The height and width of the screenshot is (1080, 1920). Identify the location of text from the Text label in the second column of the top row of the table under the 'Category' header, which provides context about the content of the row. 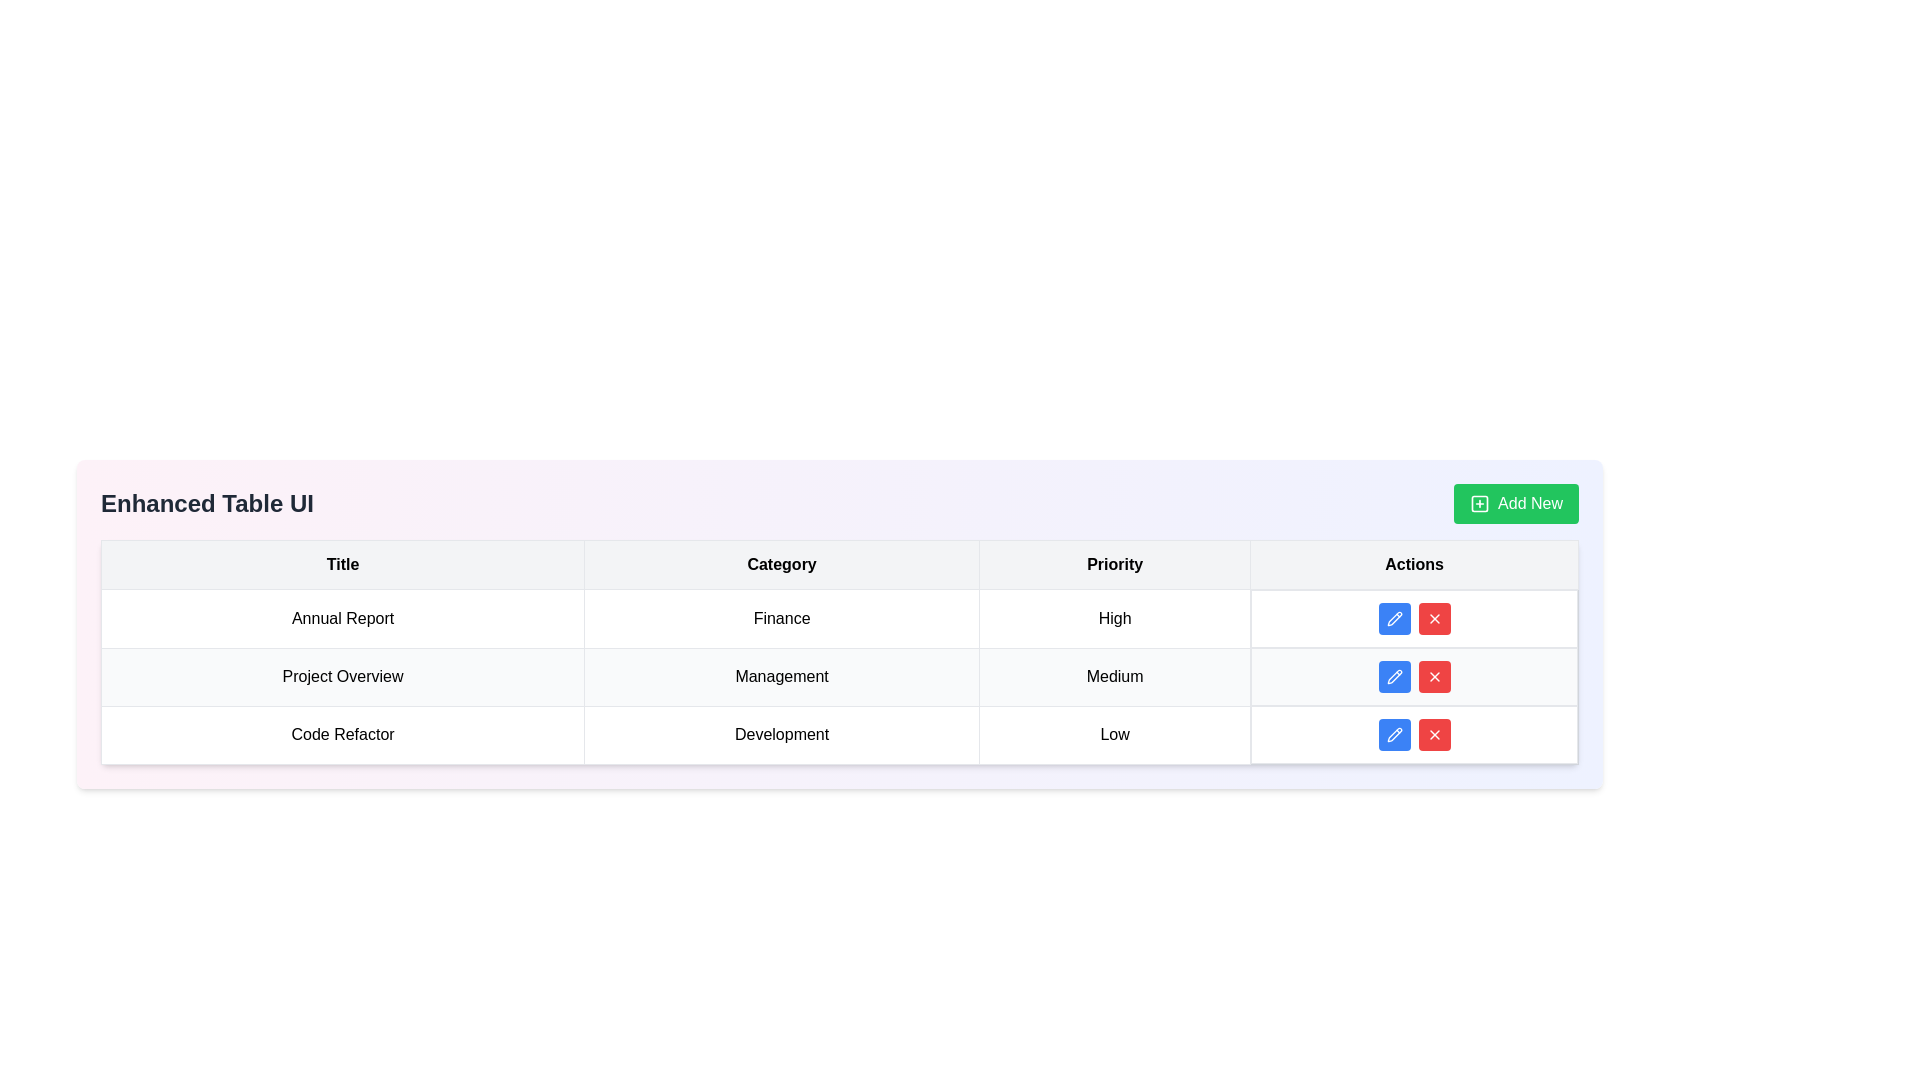
(781, 617).